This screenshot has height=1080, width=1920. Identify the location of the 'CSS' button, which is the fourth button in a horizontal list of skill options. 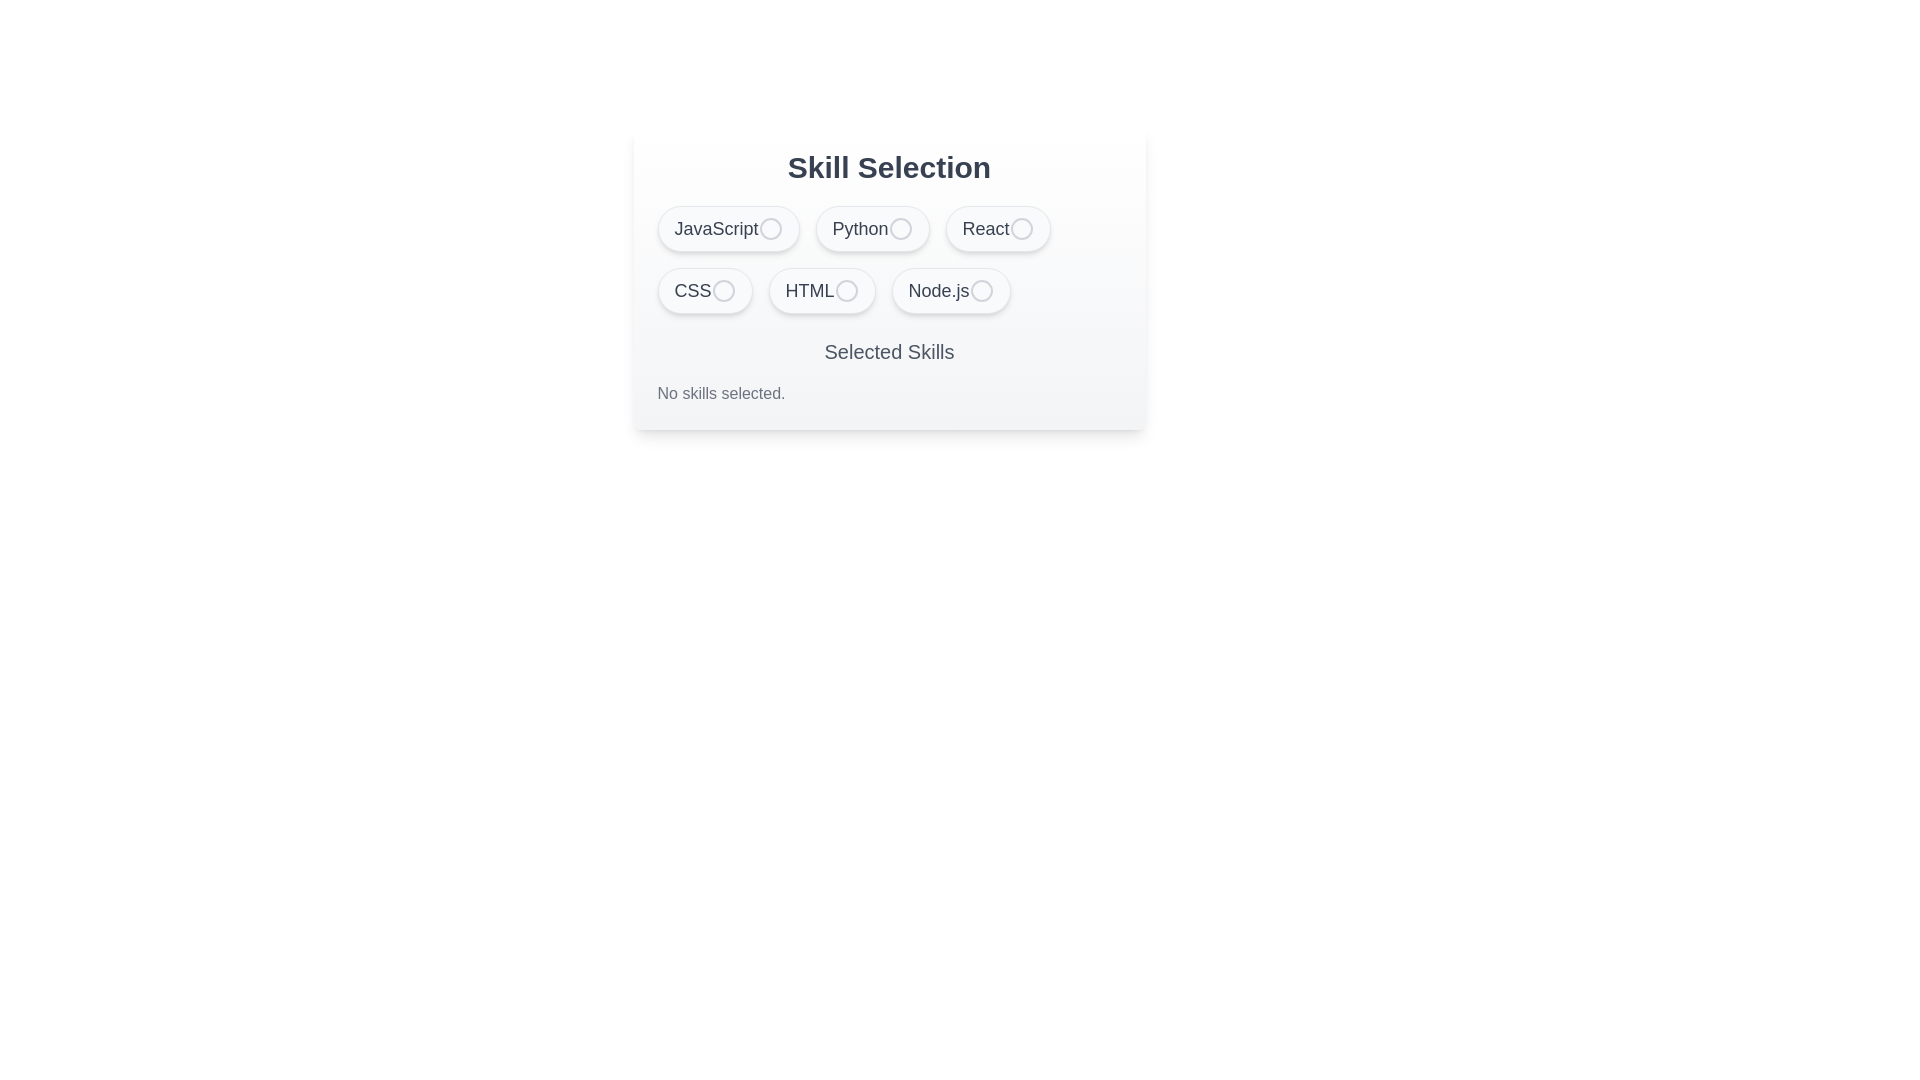
(705, 290).